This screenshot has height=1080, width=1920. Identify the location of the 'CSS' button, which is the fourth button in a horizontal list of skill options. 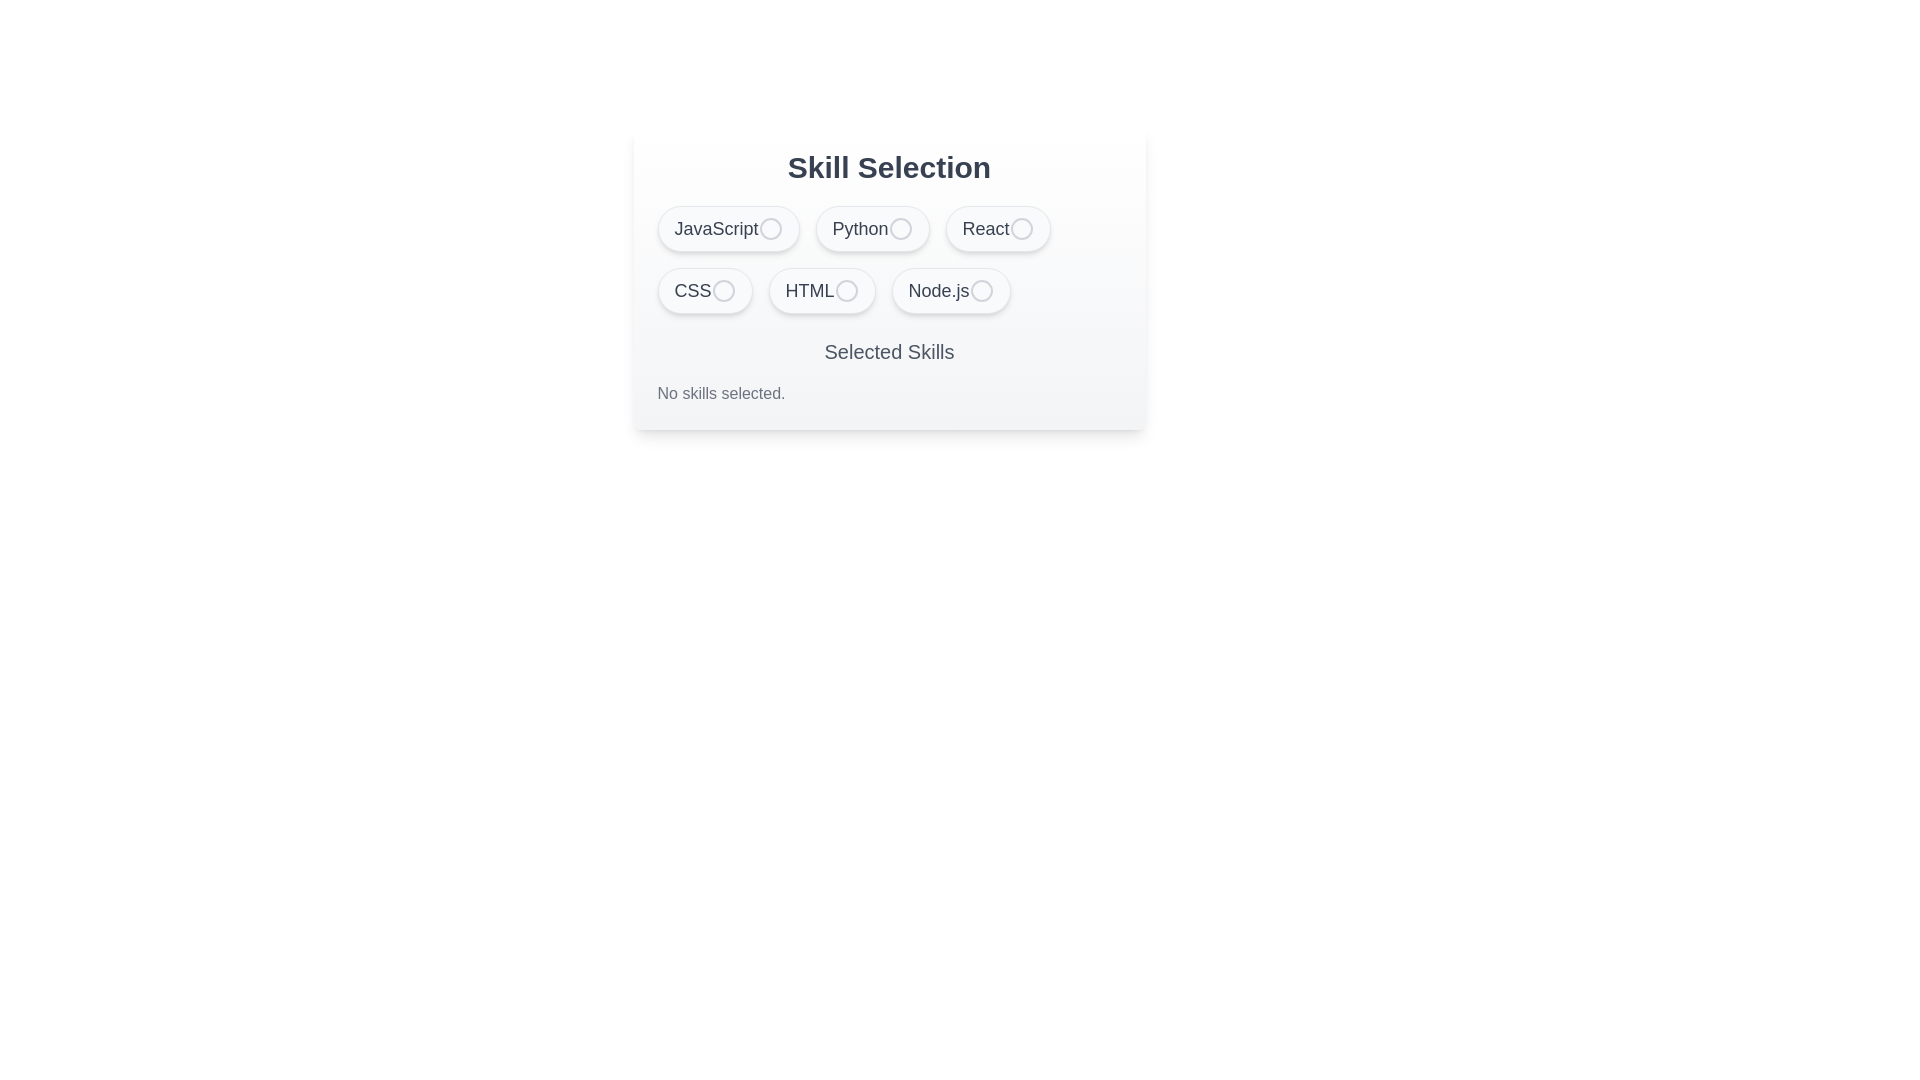
(705, 290).